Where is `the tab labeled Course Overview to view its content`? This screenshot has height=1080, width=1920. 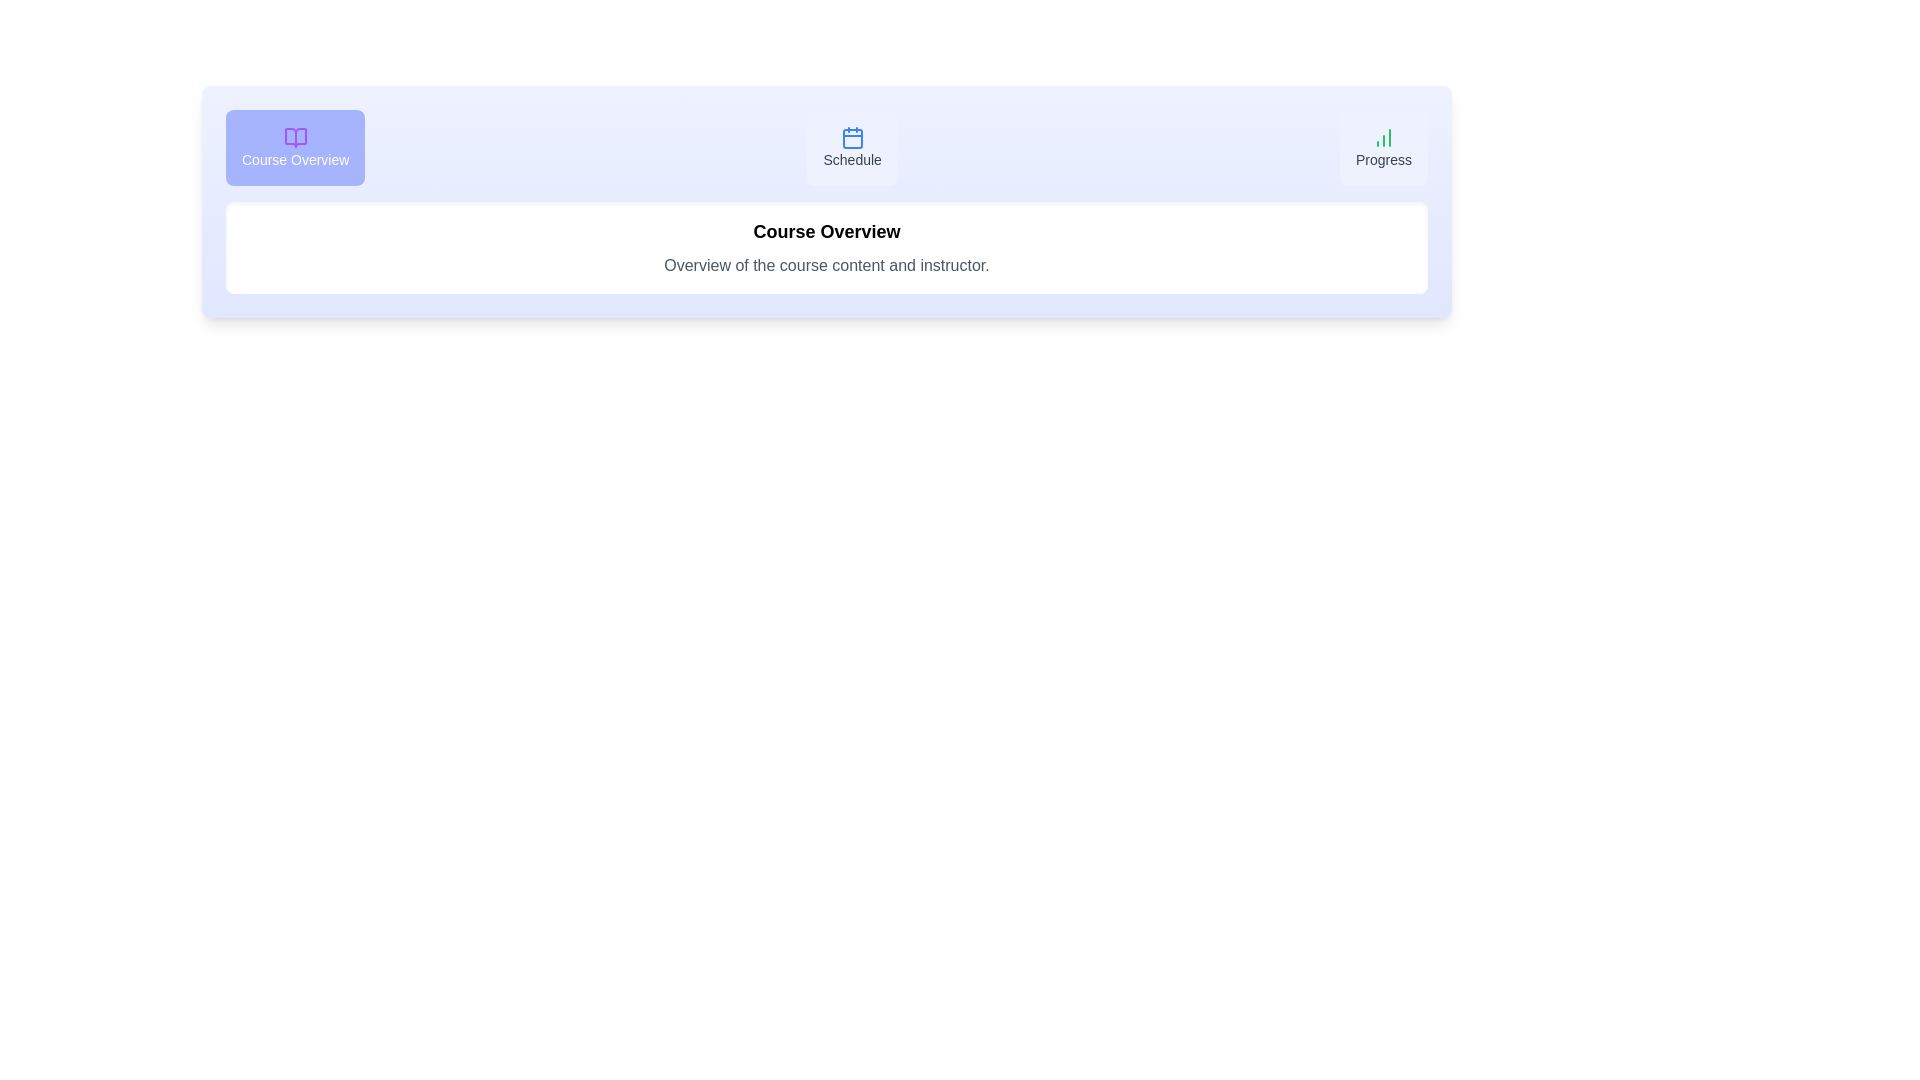
the tab labeled Course Overview to view its content is located at coordinates (294, 146).